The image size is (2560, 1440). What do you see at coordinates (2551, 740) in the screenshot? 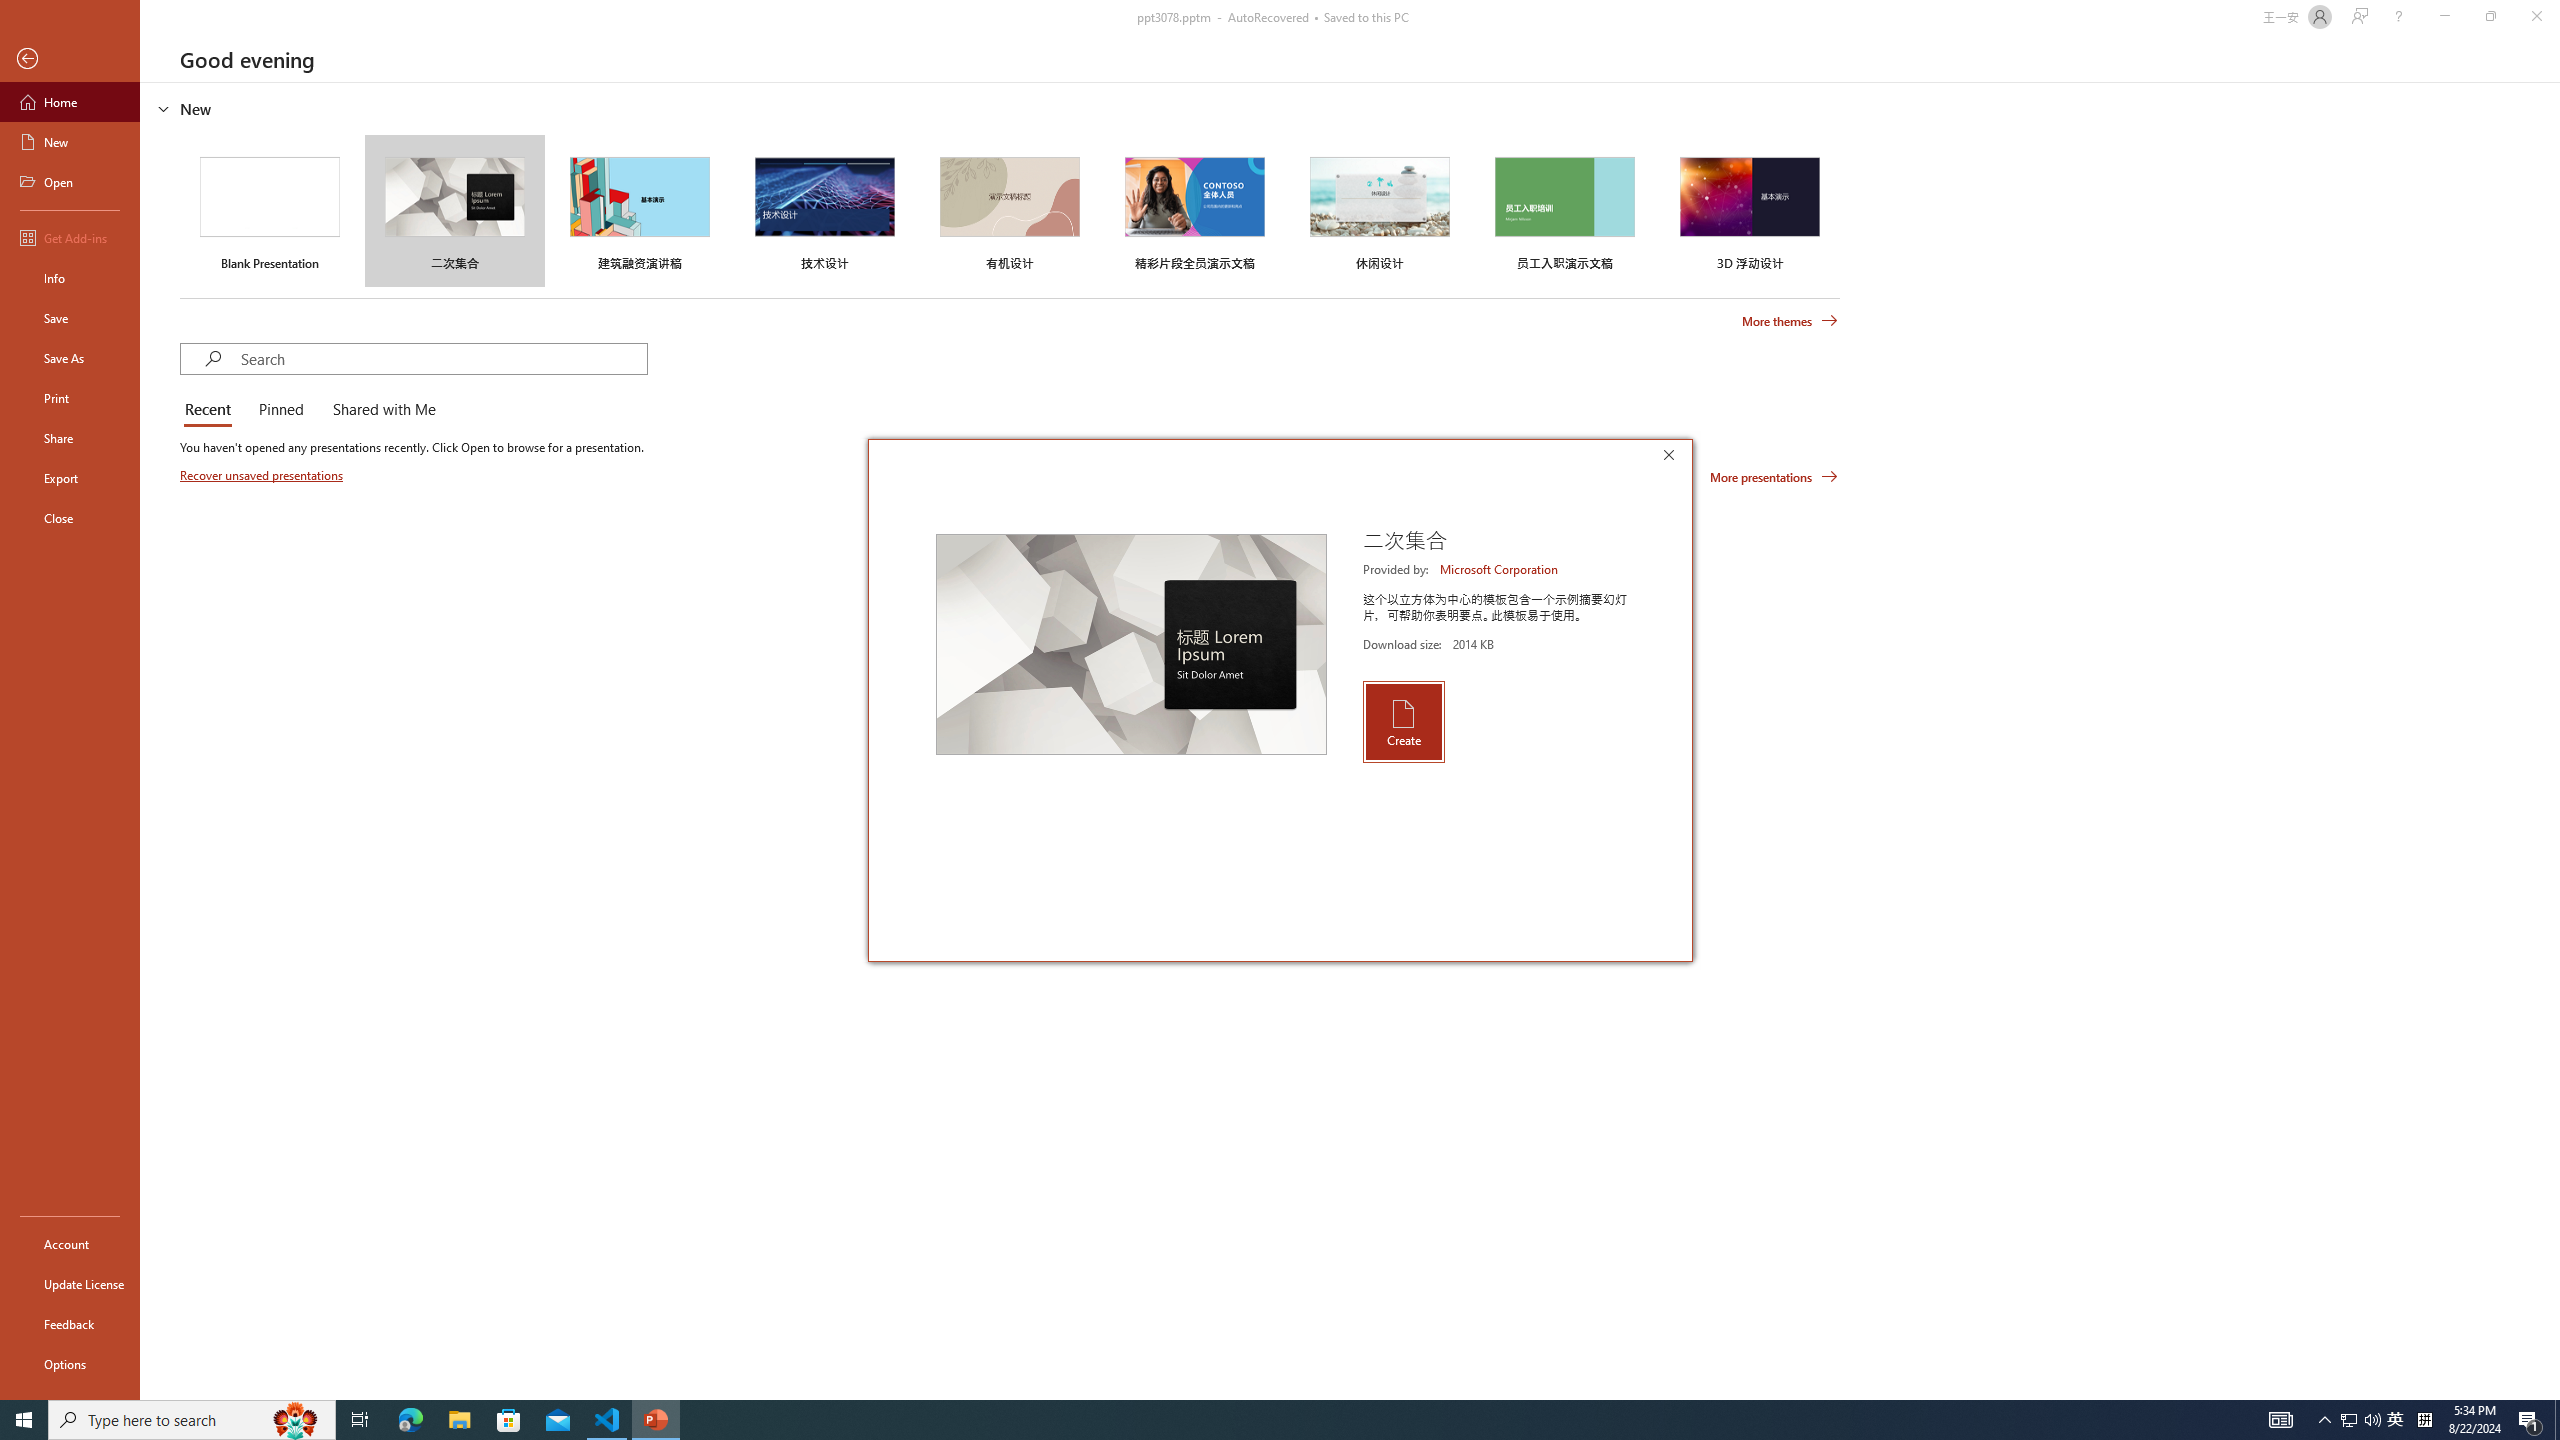
I see `'Class: NetUIScrollBar'` at bounding box center [2551, 740].